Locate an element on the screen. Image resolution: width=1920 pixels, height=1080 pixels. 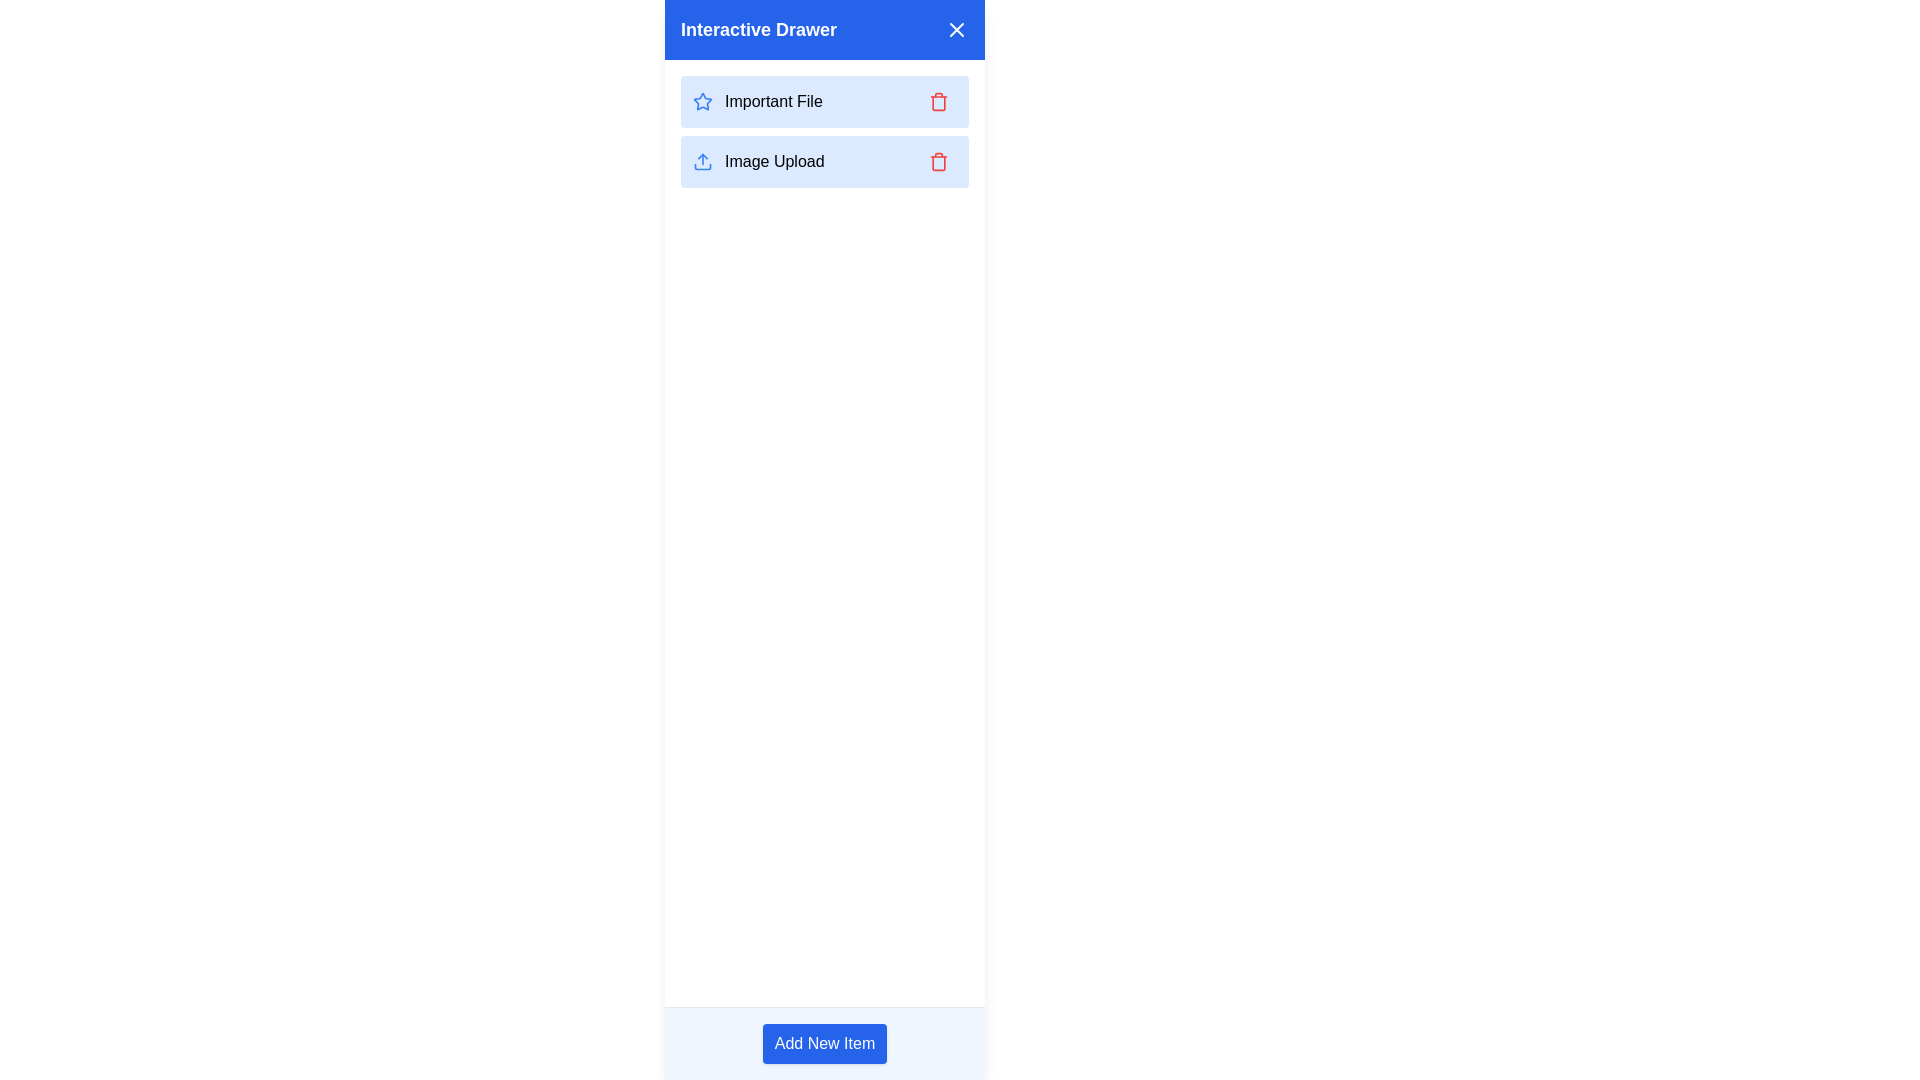
the small red trash can icon button located in the top action section of the 'Important File' block is located at coordinates (938, 101).